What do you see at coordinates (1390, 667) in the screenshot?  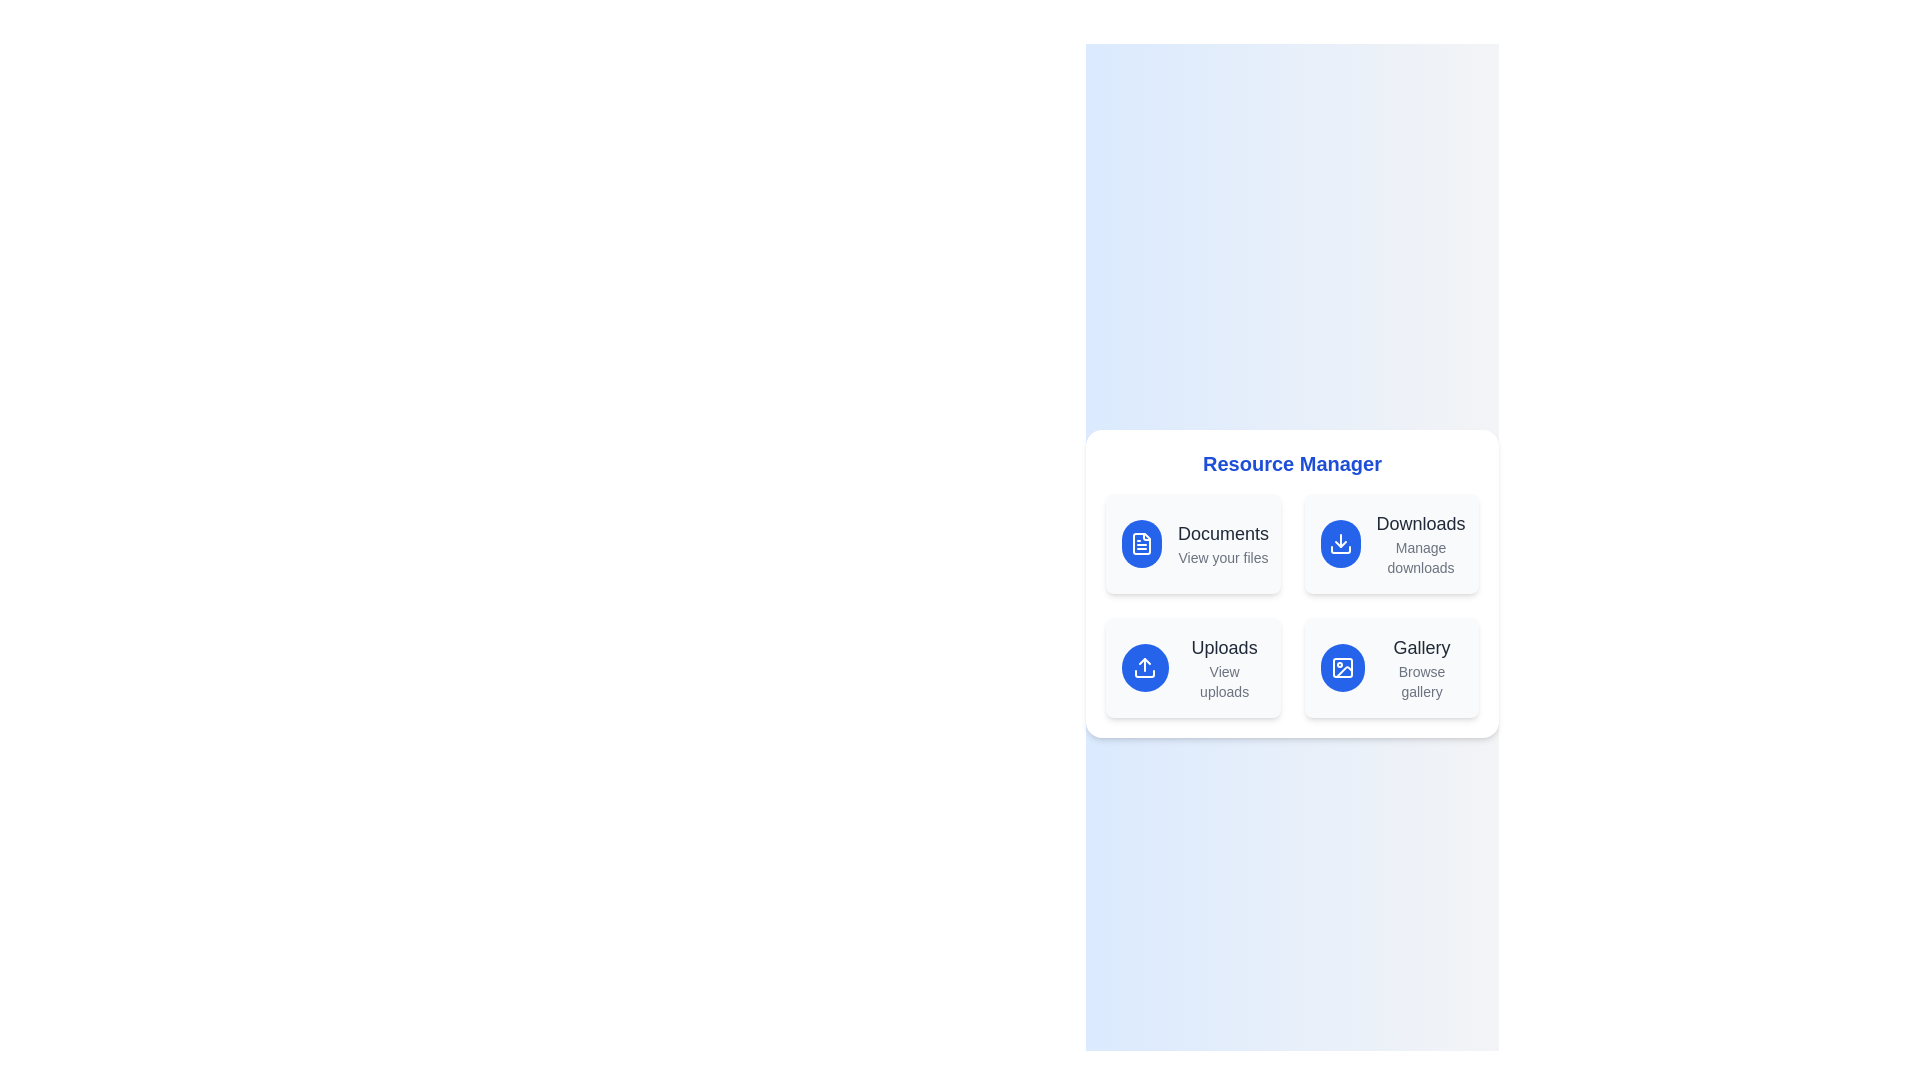 I see `the 'Gallery' option to browse the gallery` at bounding box center [1390, 667].